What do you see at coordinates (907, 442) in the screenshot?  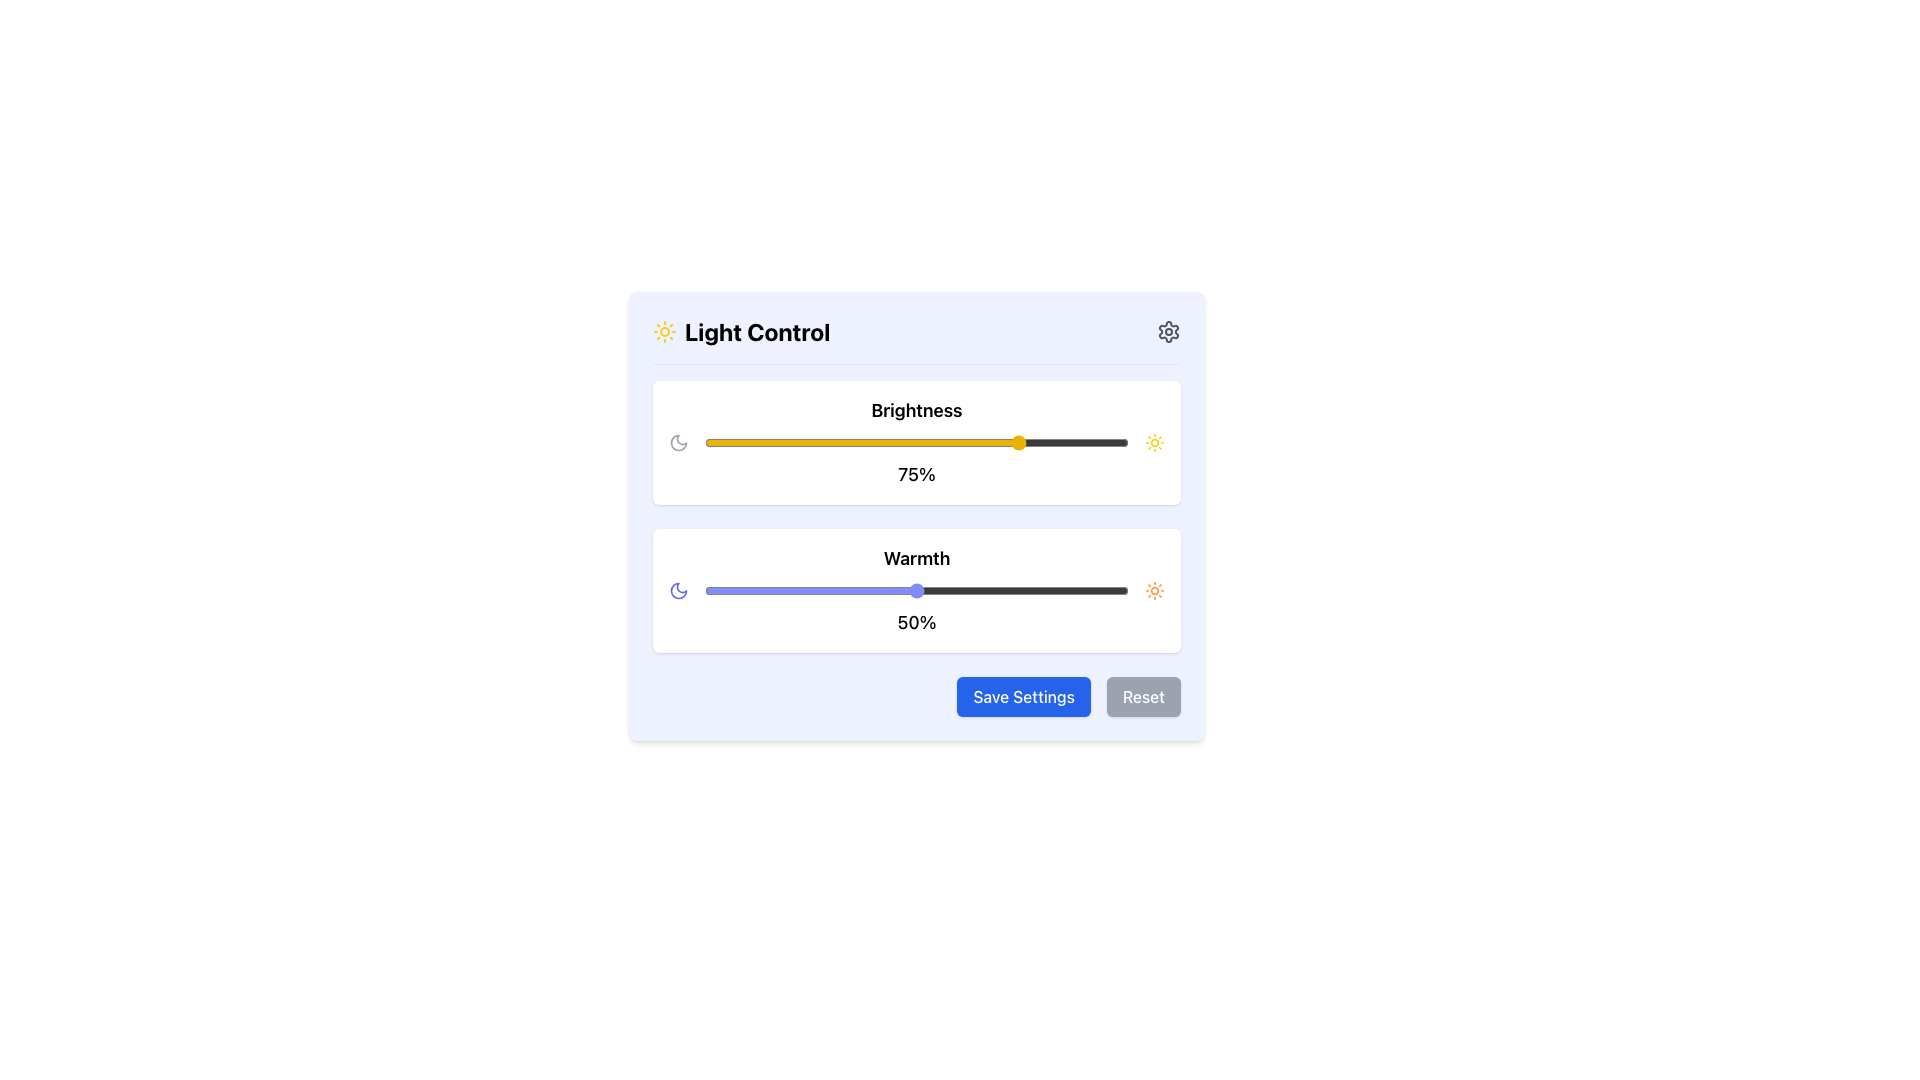 I see `brightness` at bounding box center [907, 442].